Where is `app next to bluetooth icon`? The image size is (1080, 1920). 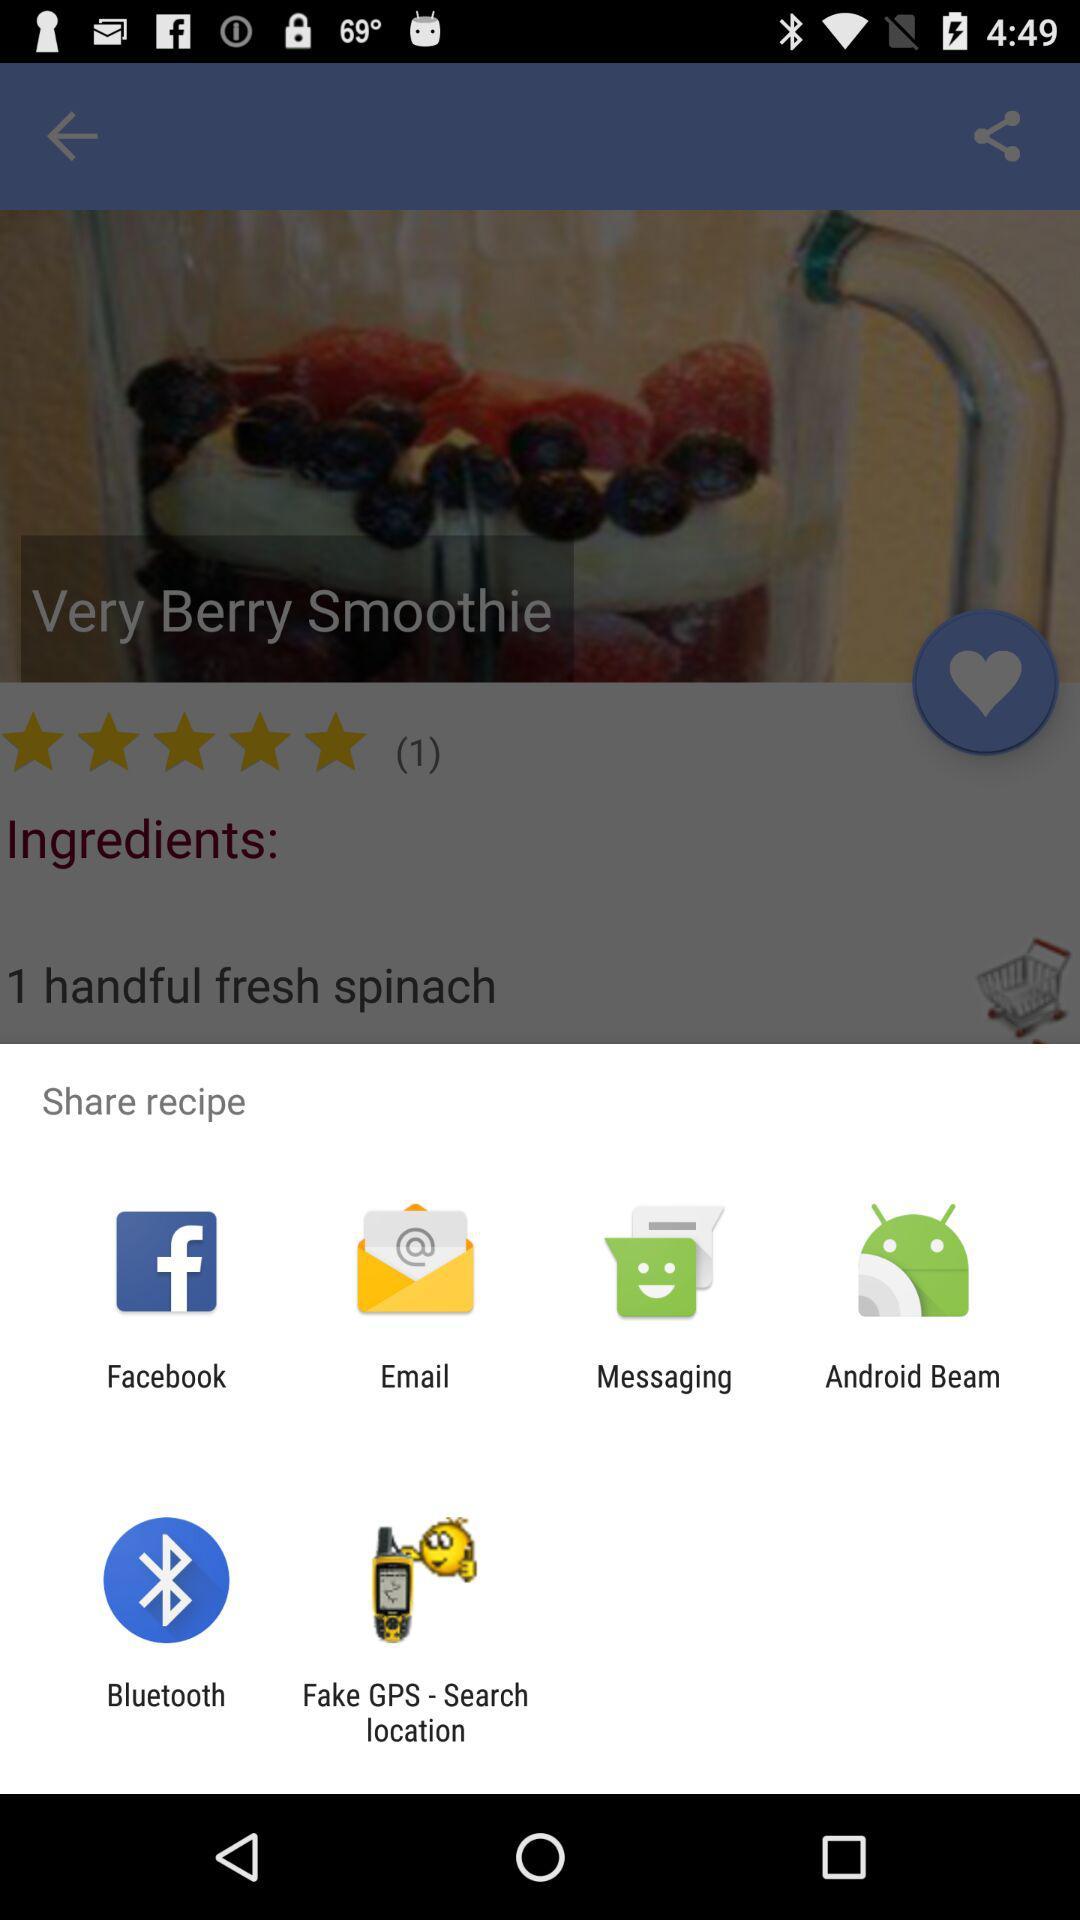
app next to bluetooth icon is located at coordinates (414, 1711).